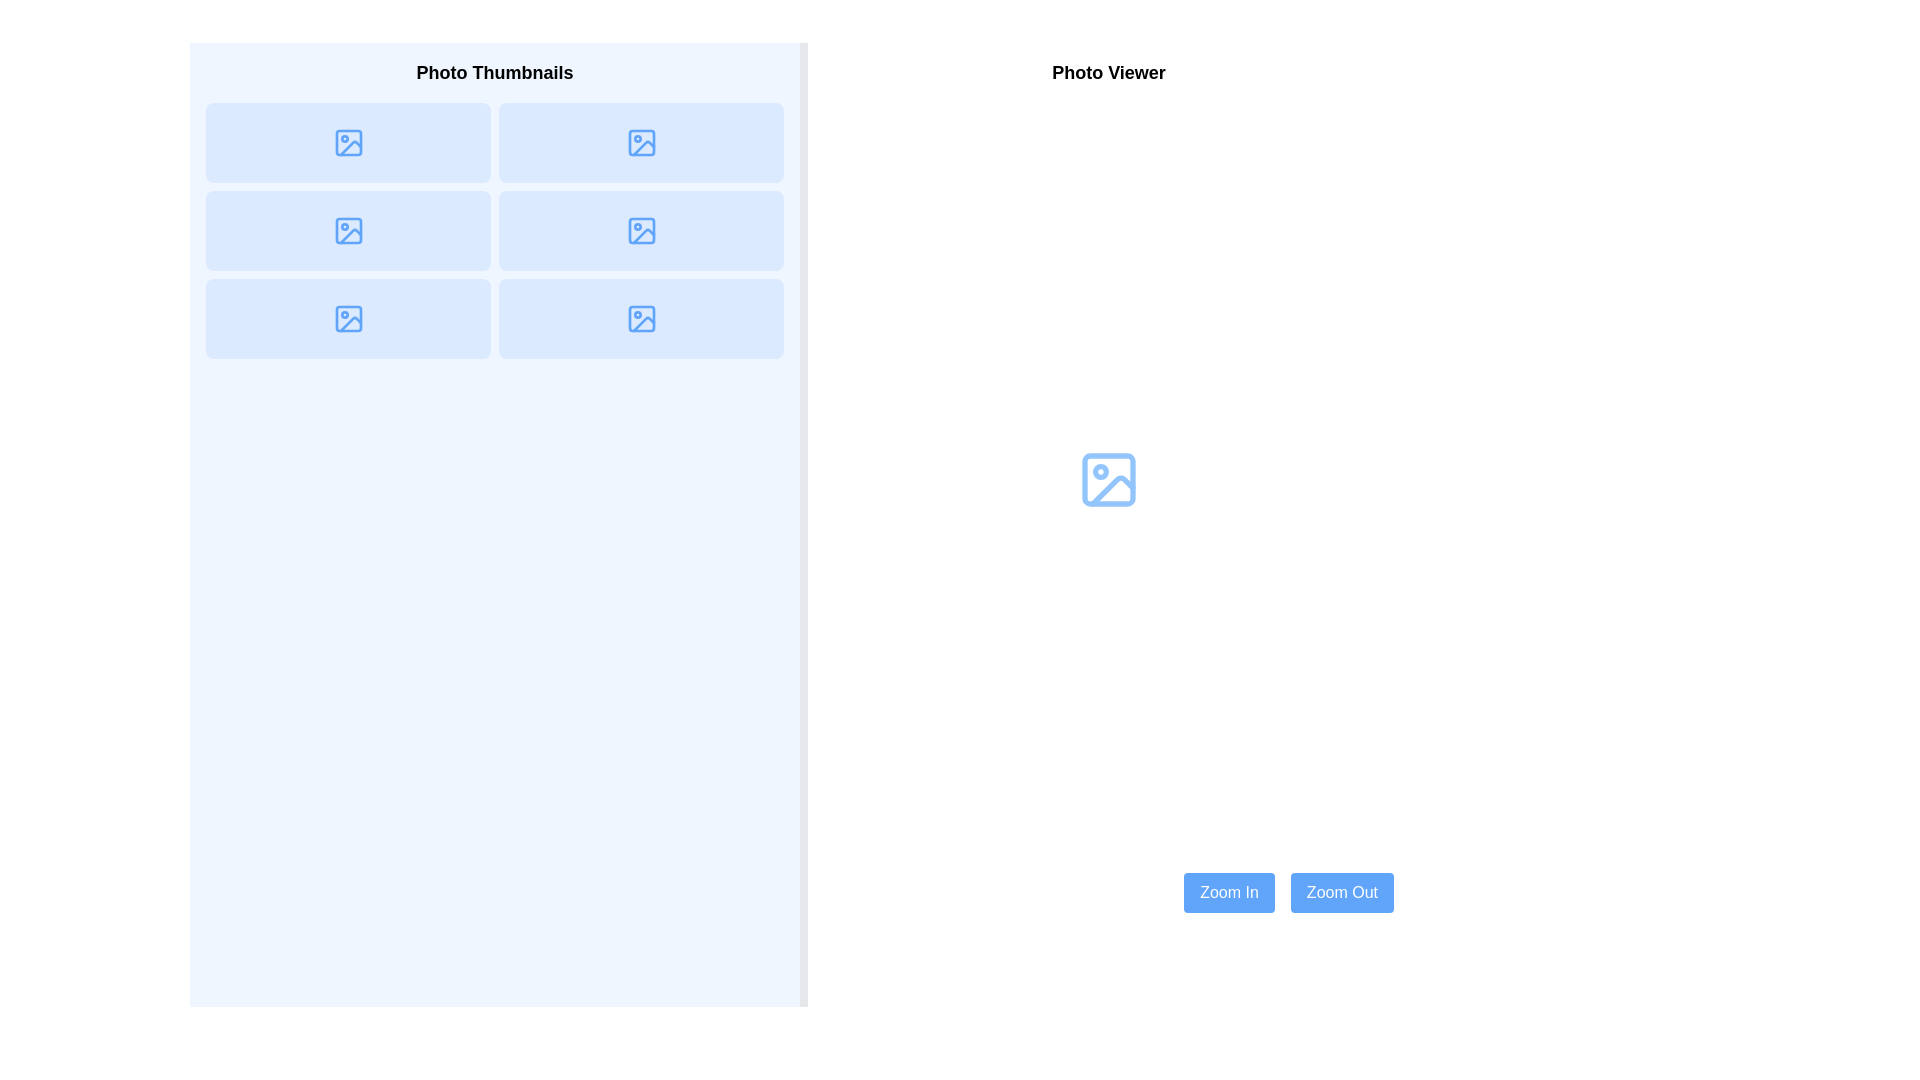 This screenshot has width=1920, height=1080. I want to click on the icon with a blue outline and a circular embellishment located in the top left box of the photo thumbnails section, so click(348, 141).